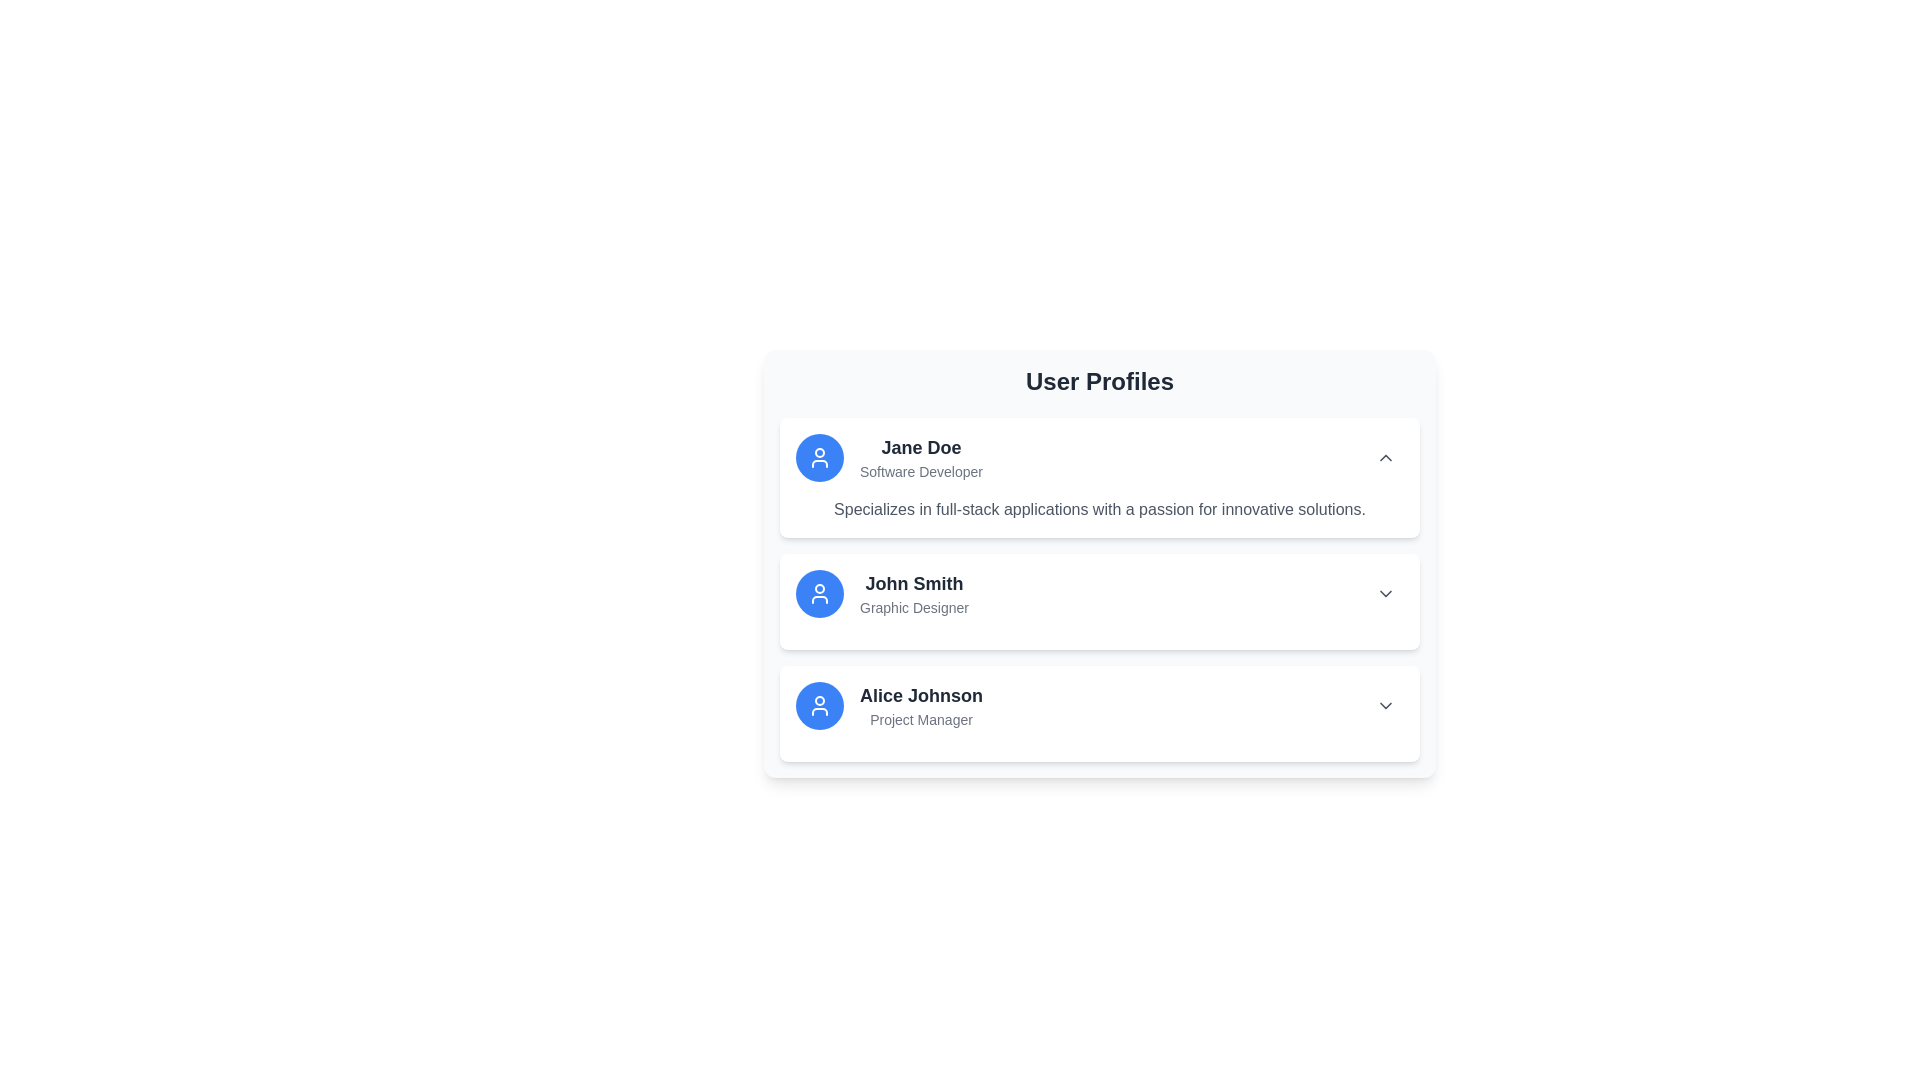  What do you see at coordinates (1385, 704) in the screenshot?
I see `the downward-pointing chevron Toggle Icon located in the user profile section under 'Alice Johnson'` at bounding box center [1385, 704].